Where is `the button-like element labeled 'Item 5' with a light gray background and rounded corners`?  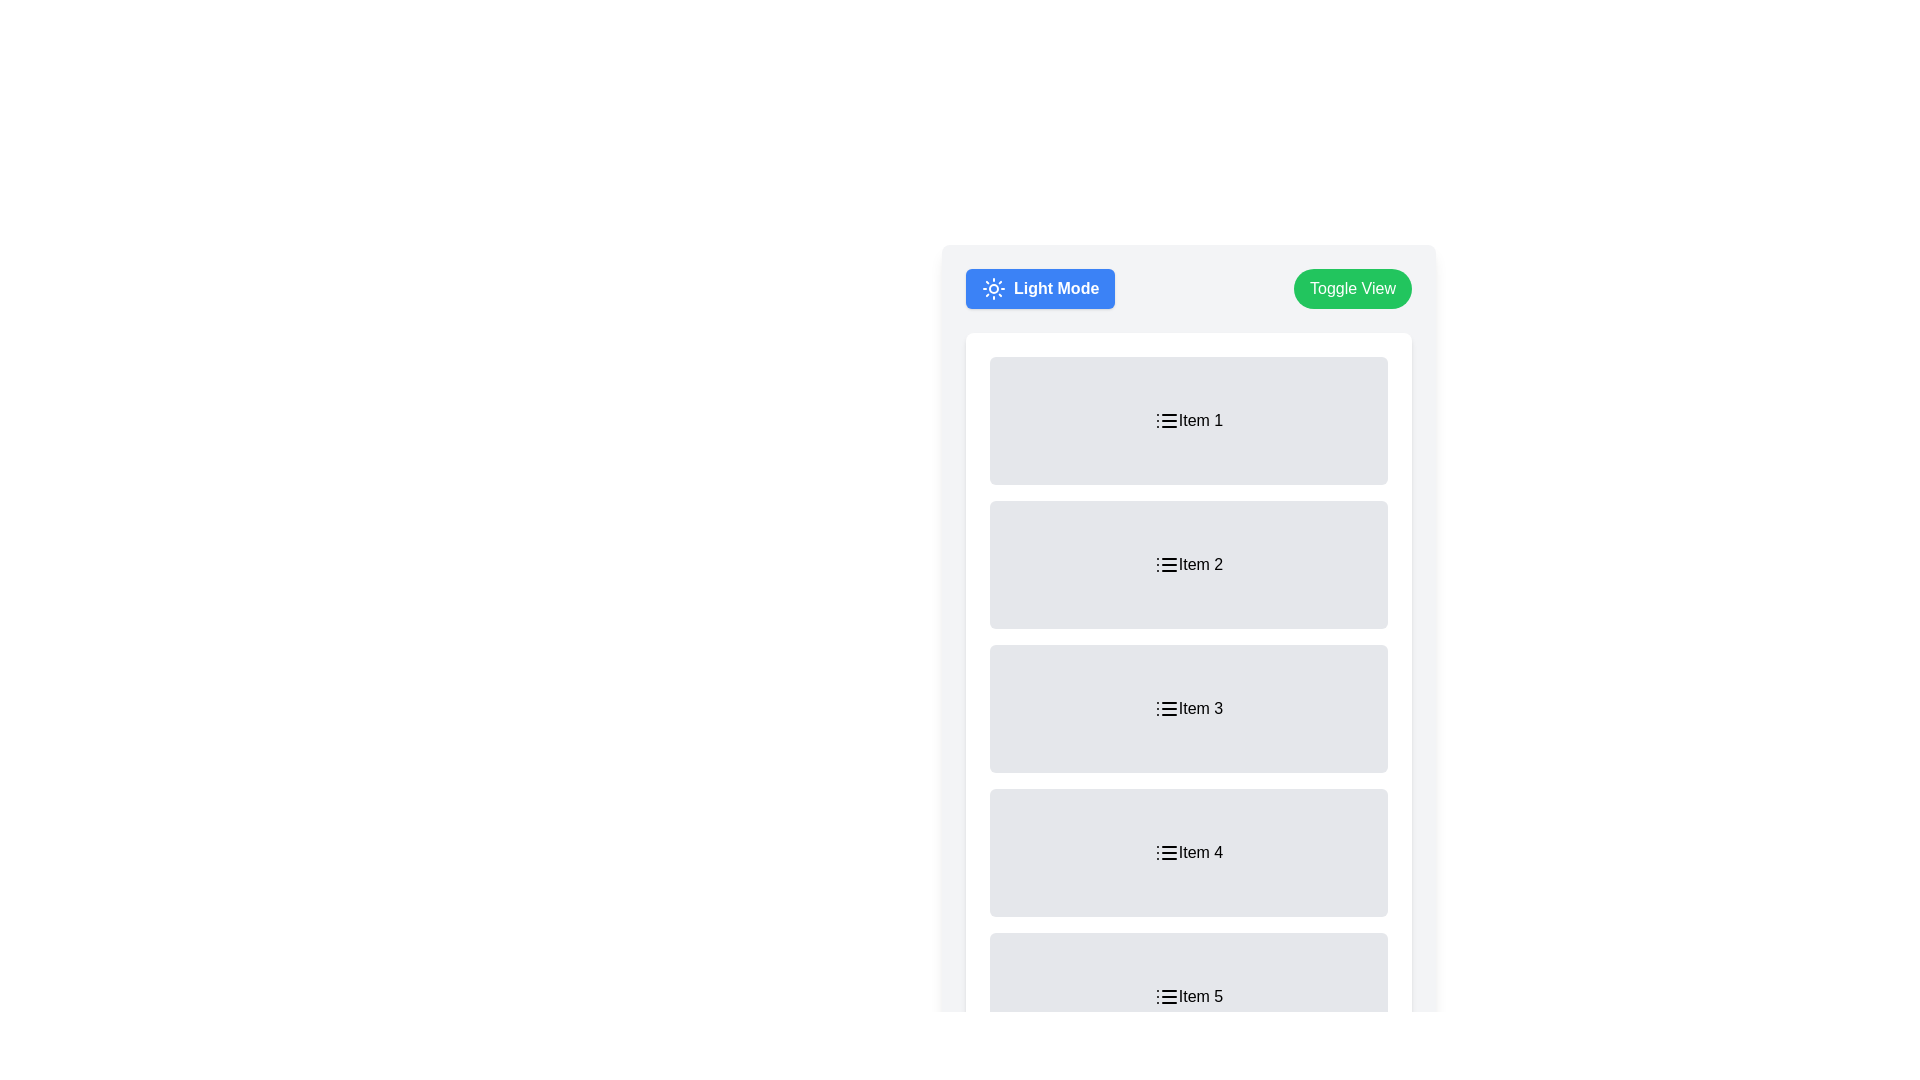 the button-like element labeled 'Item 5' with a light gray background and rounded corners is located at coordinates (1189, 996).